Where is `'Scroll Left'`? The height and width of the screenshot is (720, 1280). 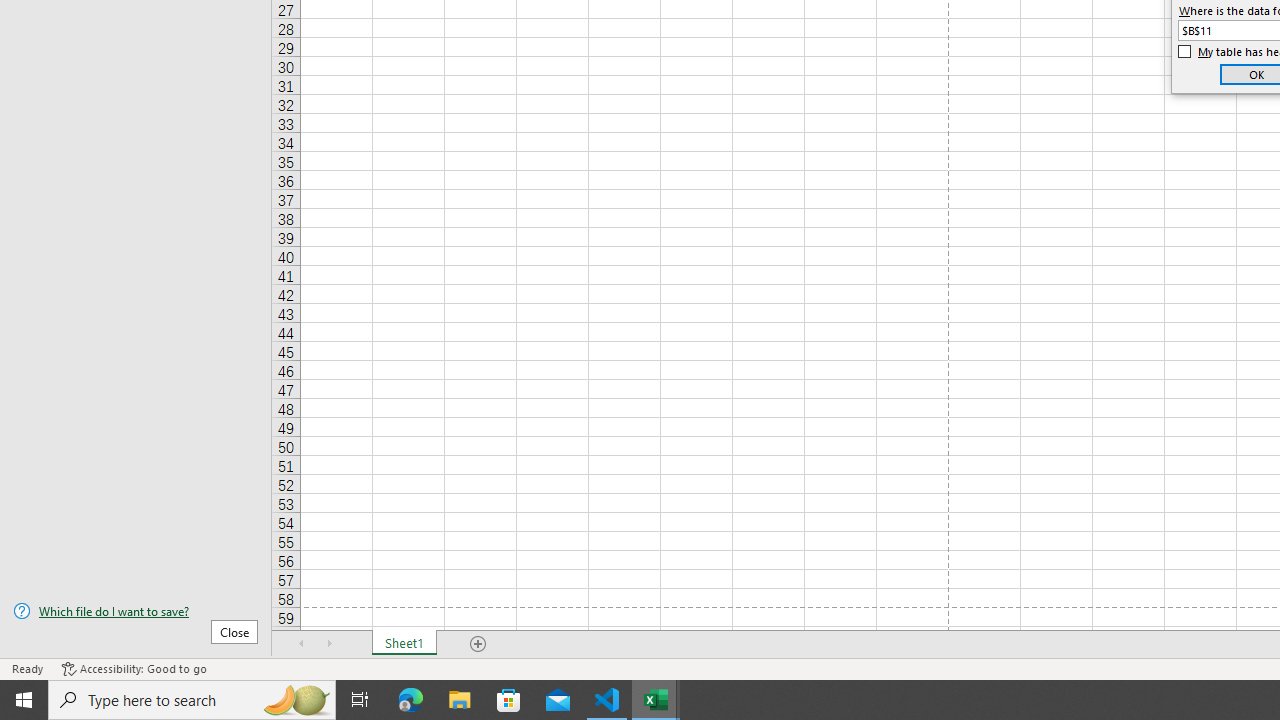 'Scroll Left' is located at coordinates (301, 644).